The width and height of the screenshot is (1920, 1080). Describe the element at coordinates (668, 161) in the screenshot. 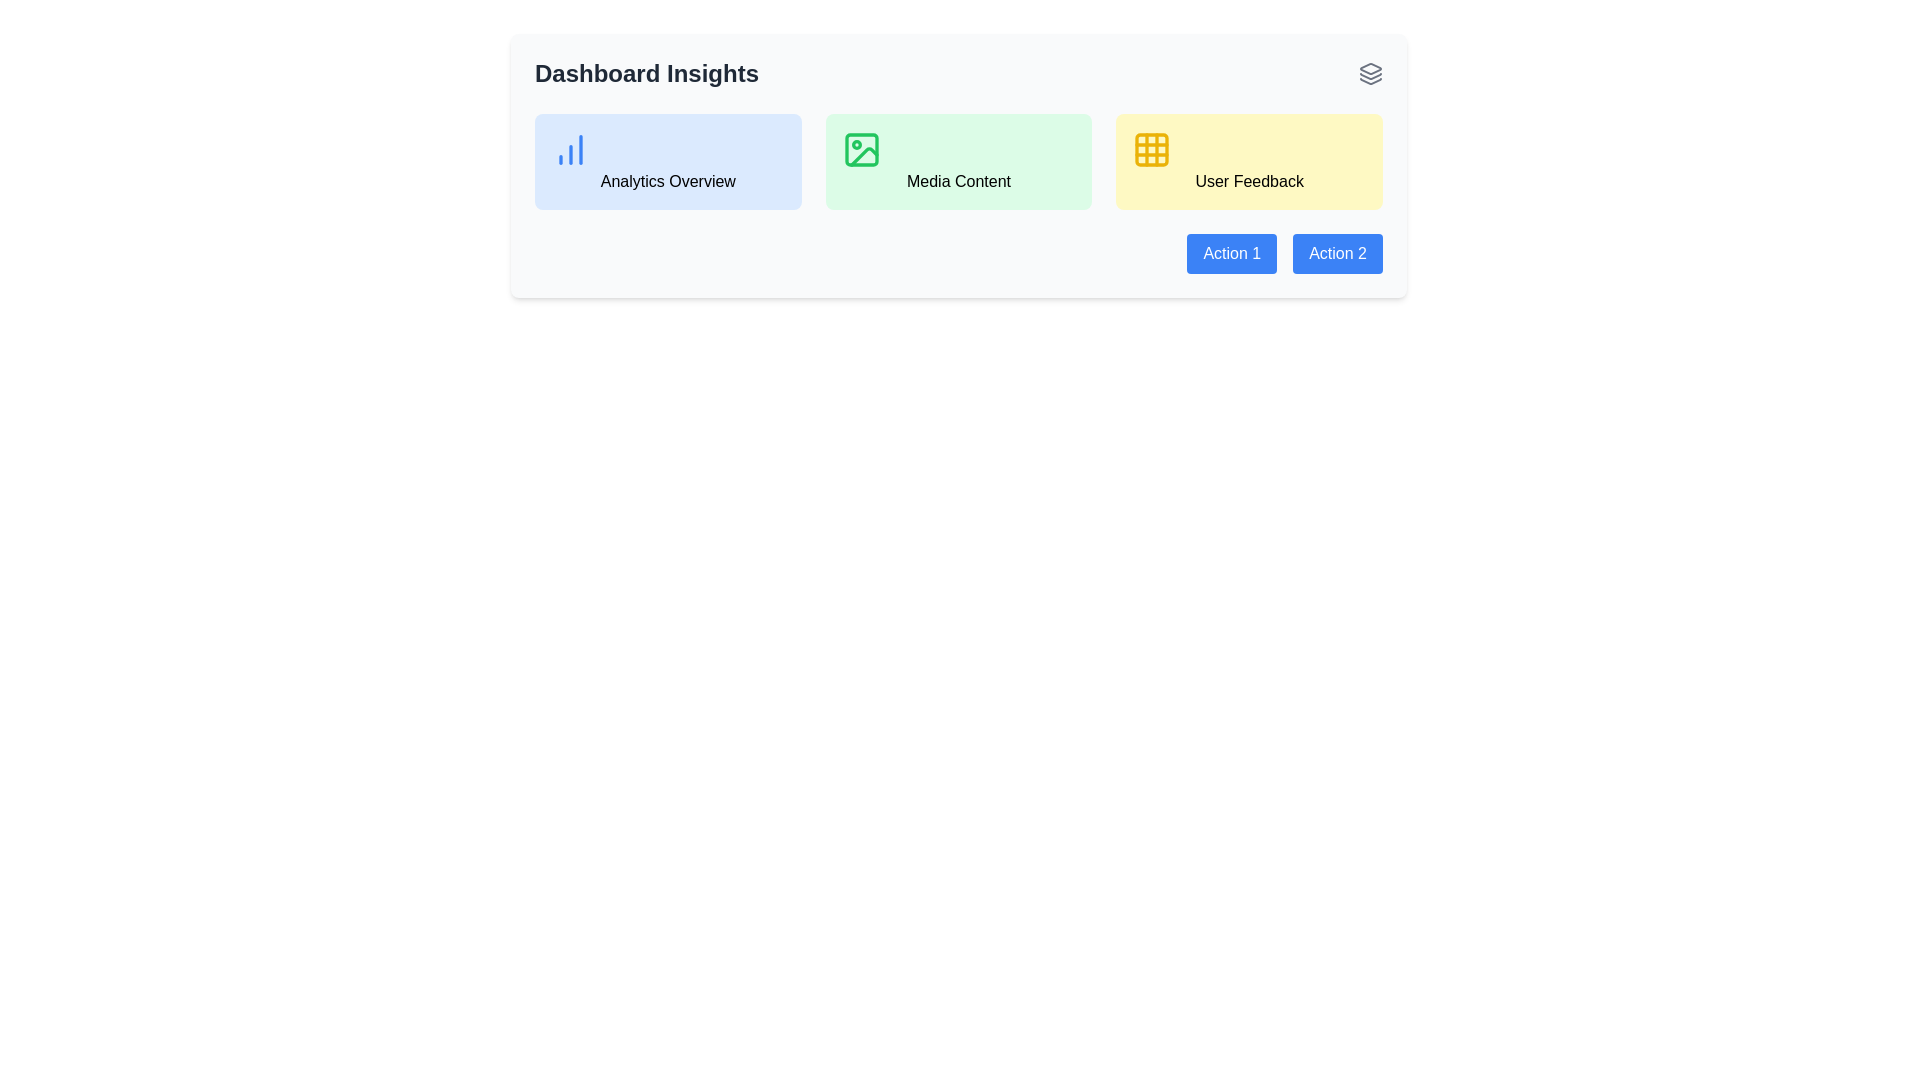

I see `the first analytics card in the 'Dashboard Insights' section, which is located to the left of the 'Media Content' and 'User Feedback' cards` at that location.